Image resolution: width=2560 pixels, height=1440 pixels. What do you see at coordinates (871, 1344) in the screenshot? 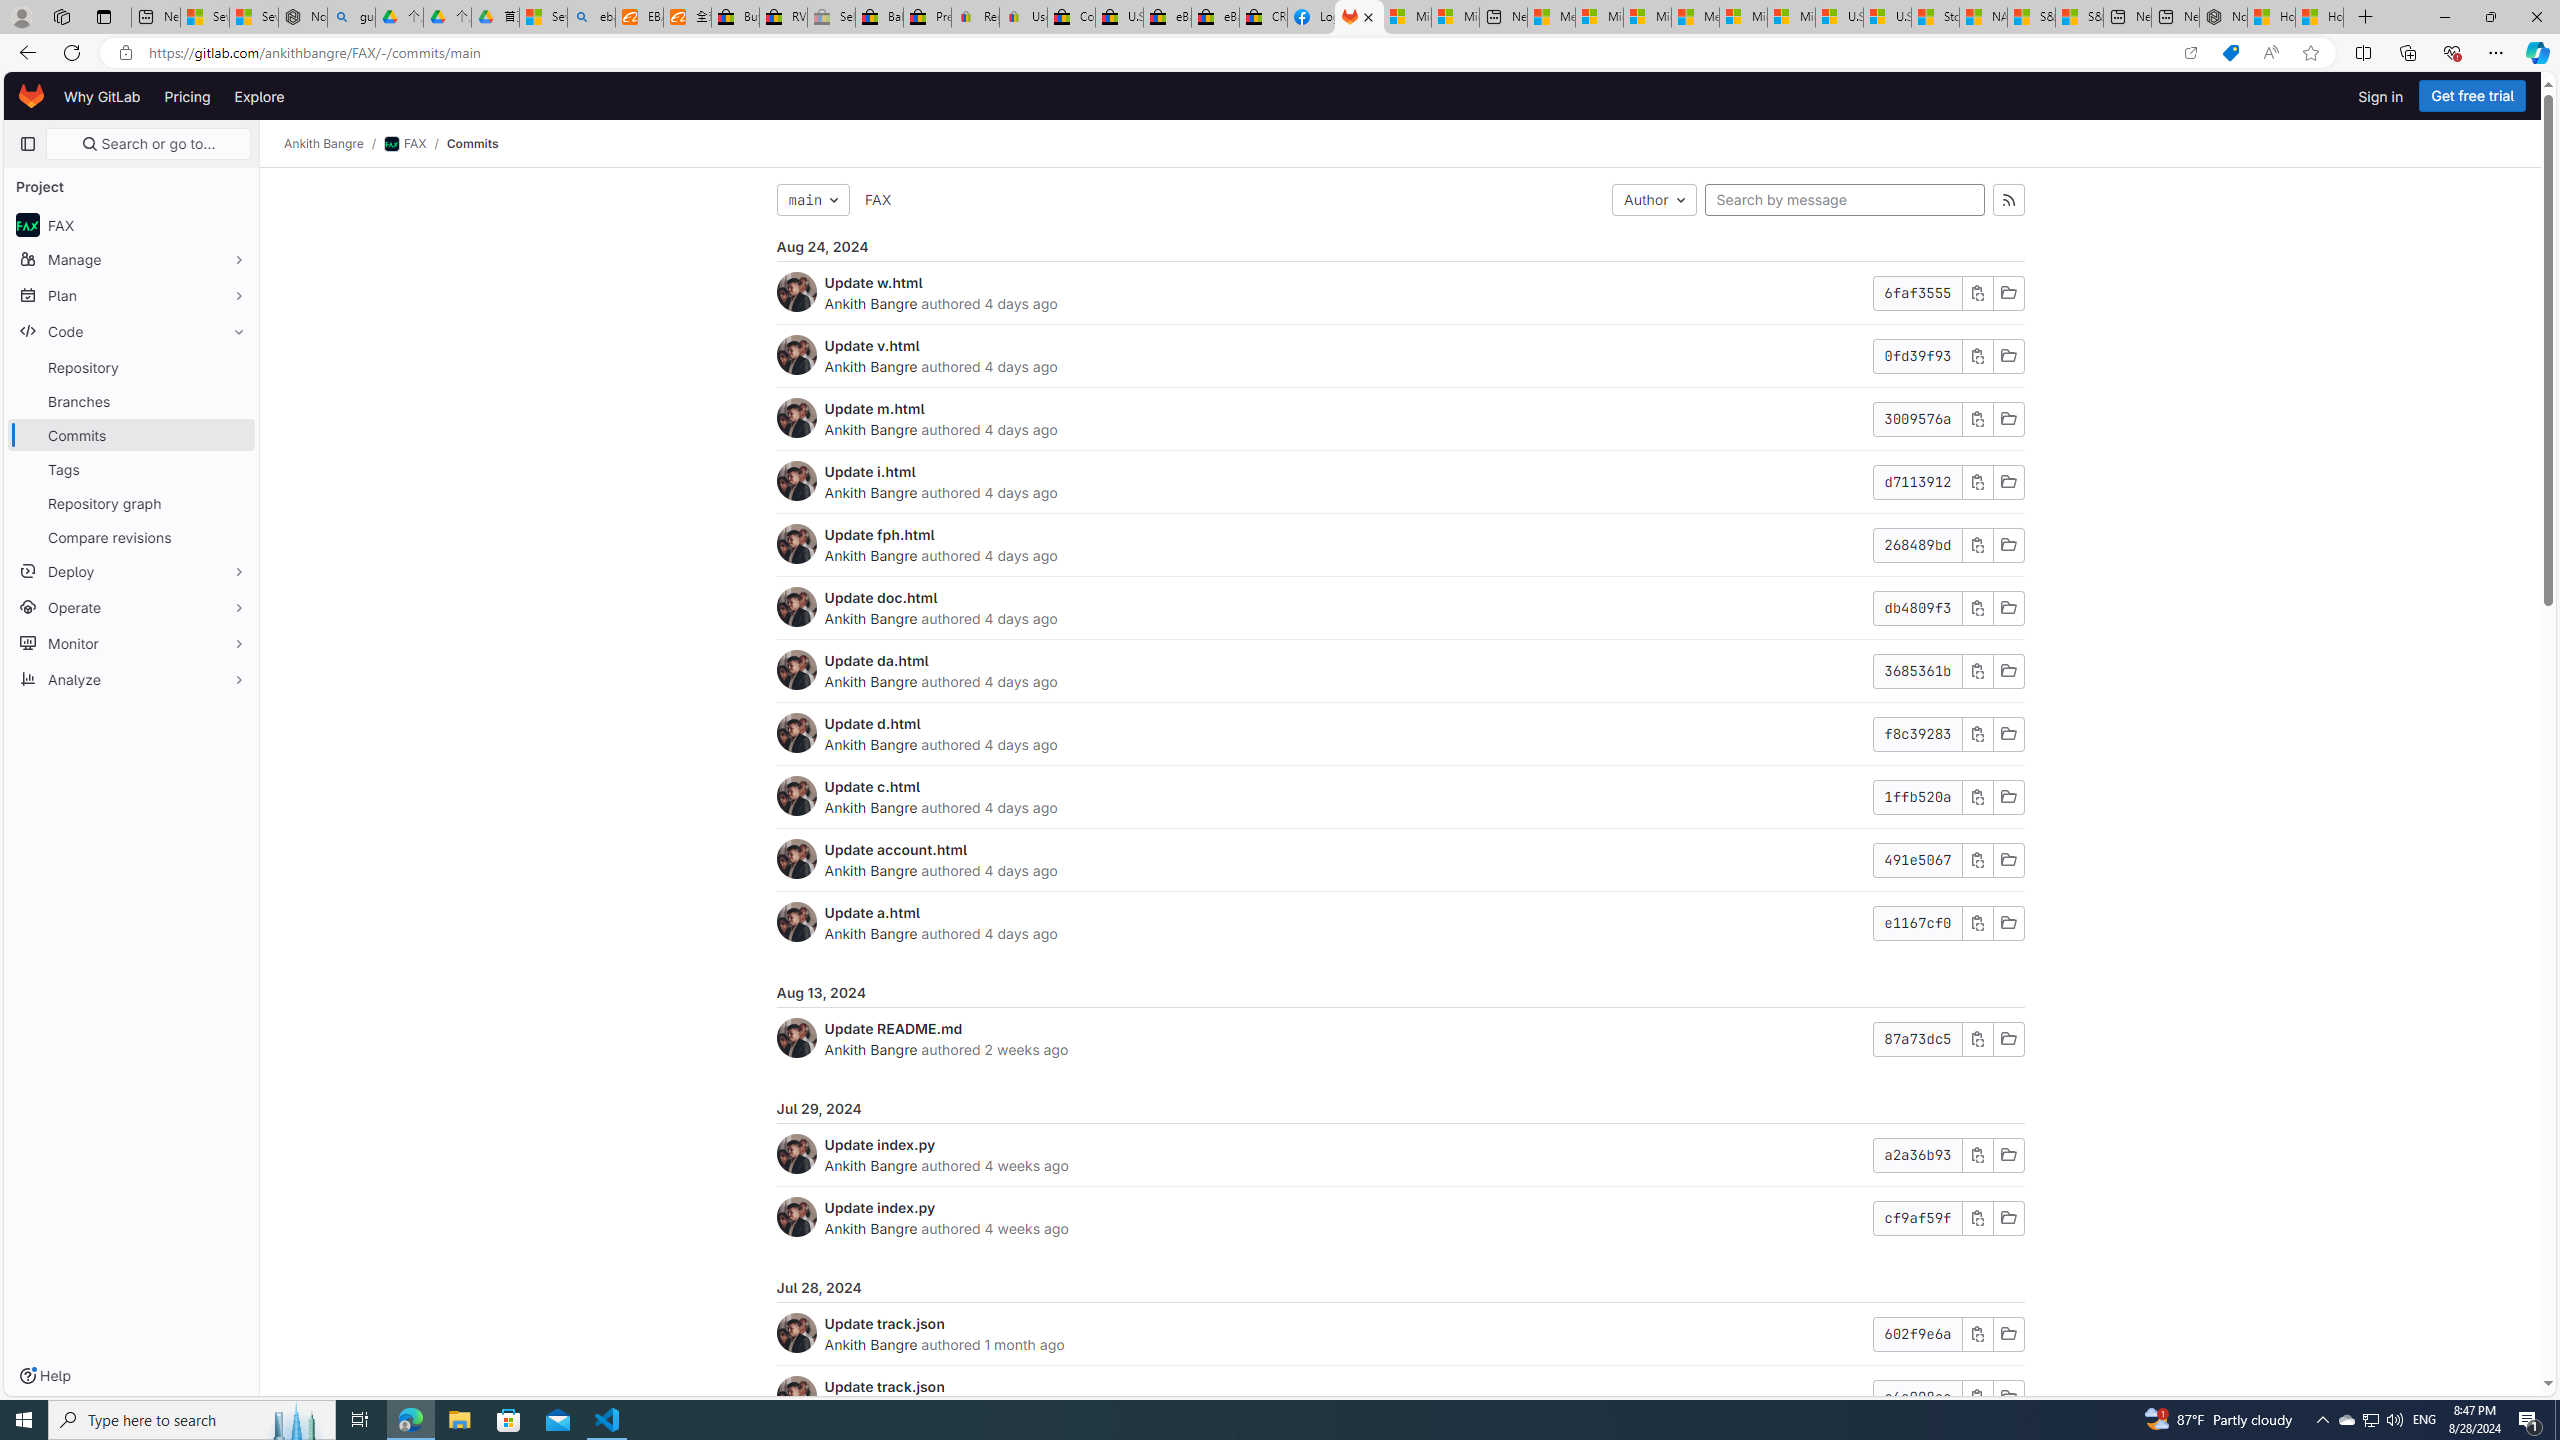
I see `'Ankith Bangre'` at bounding box center [871, 1344].